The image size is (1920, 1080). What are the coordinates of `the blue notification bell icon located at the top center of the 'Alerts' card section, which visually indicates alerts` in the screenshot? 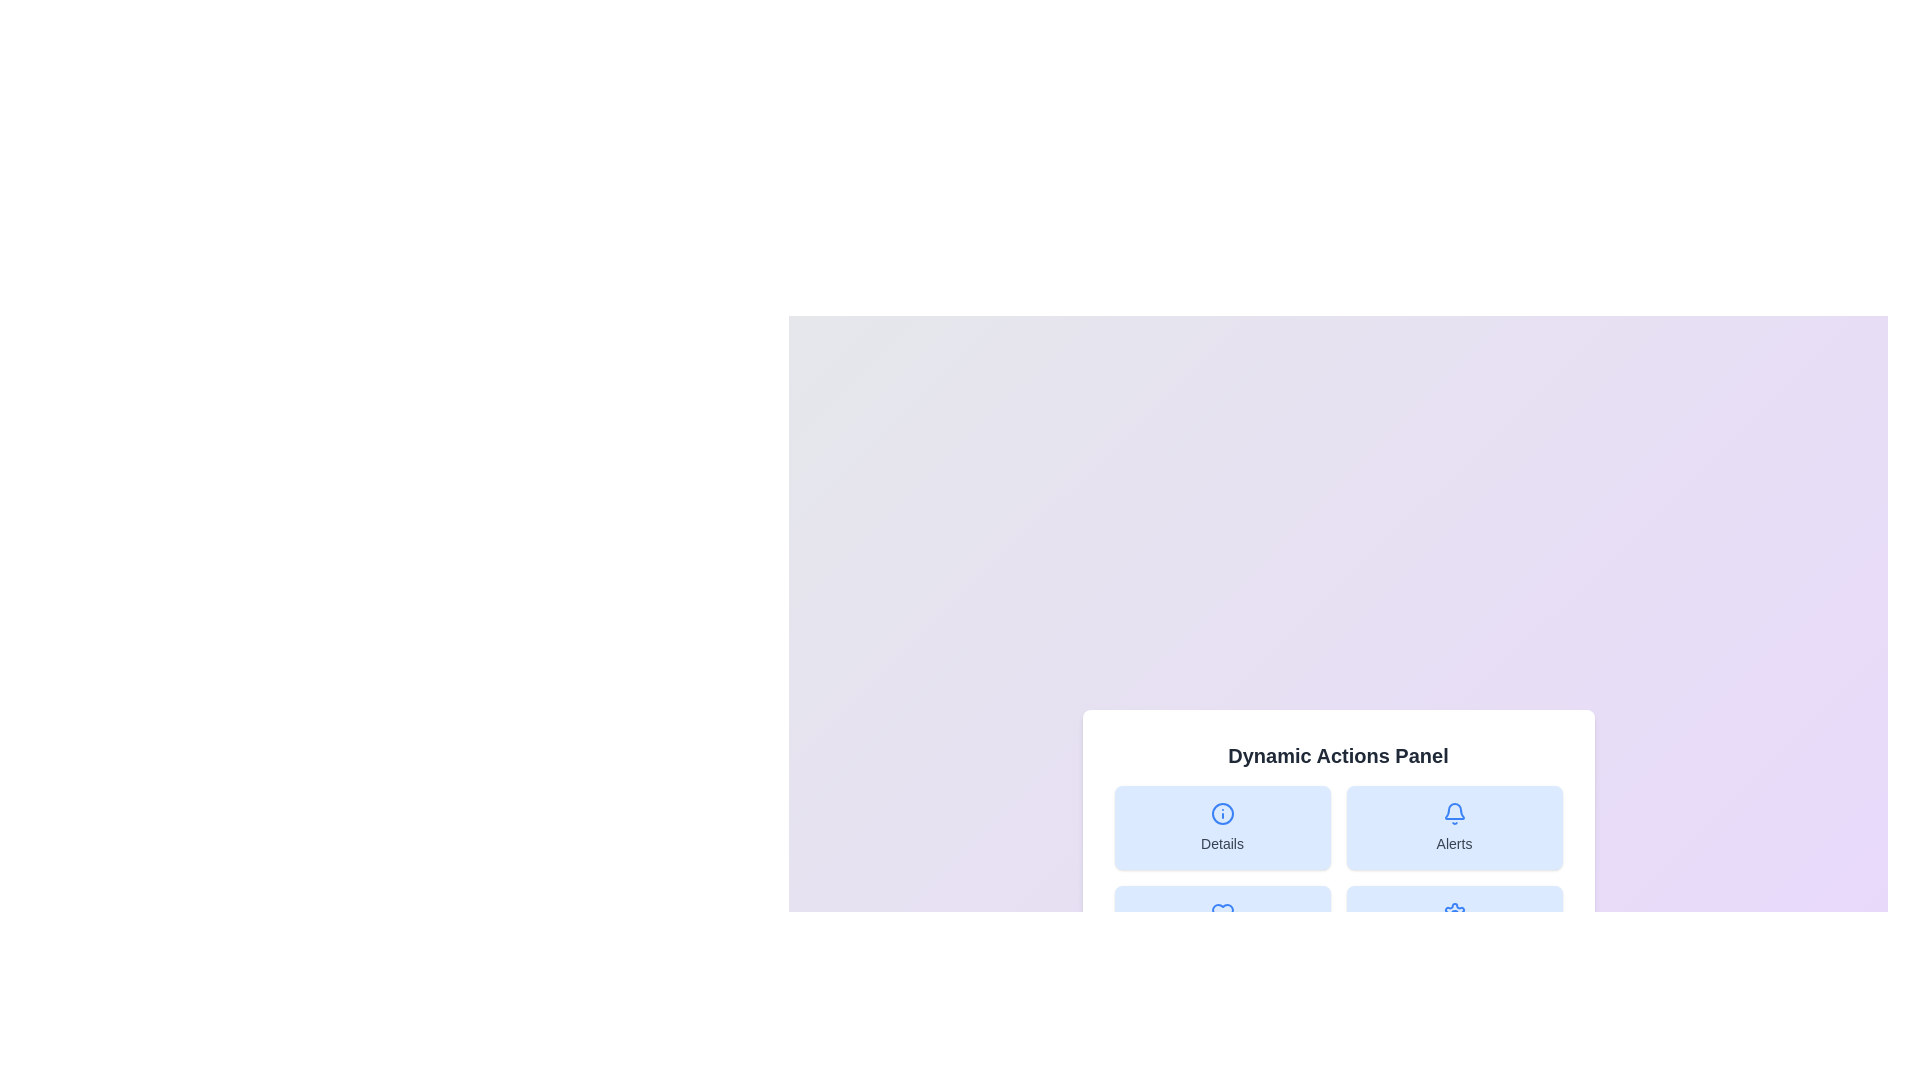 It's located at (1454, 813).